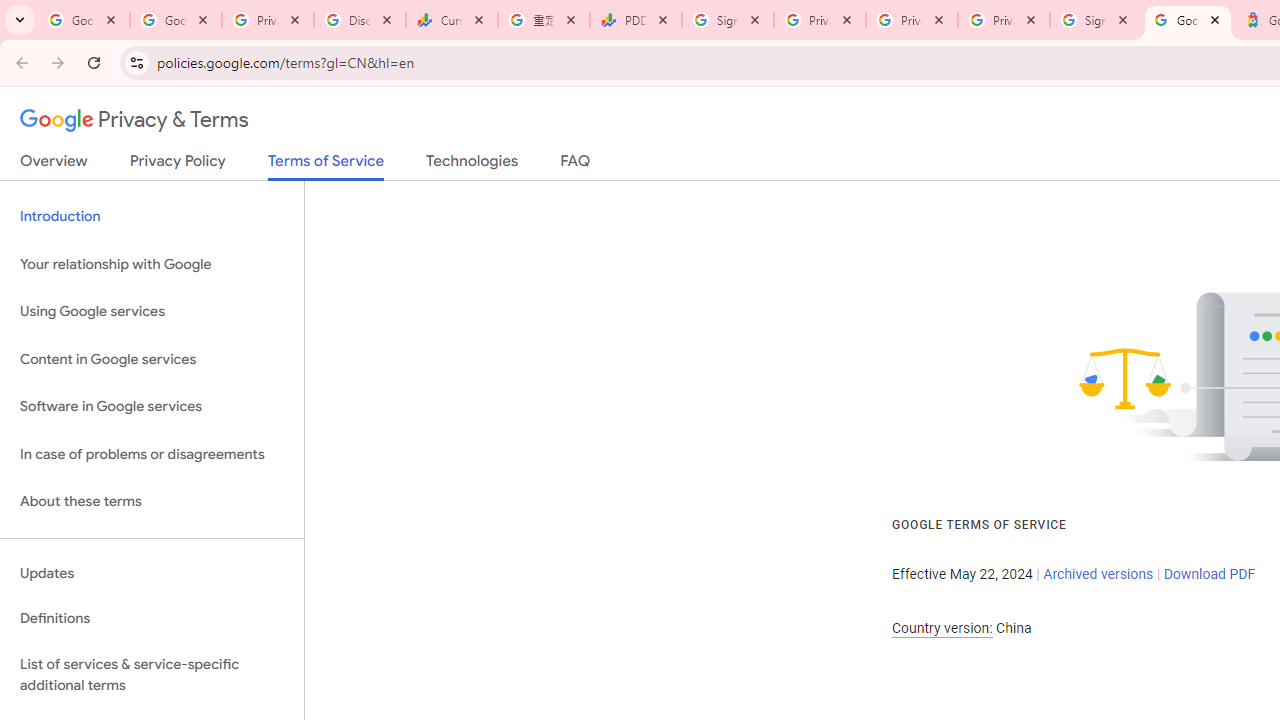  I want to click on 'Archived versions', so click(1097, 574).